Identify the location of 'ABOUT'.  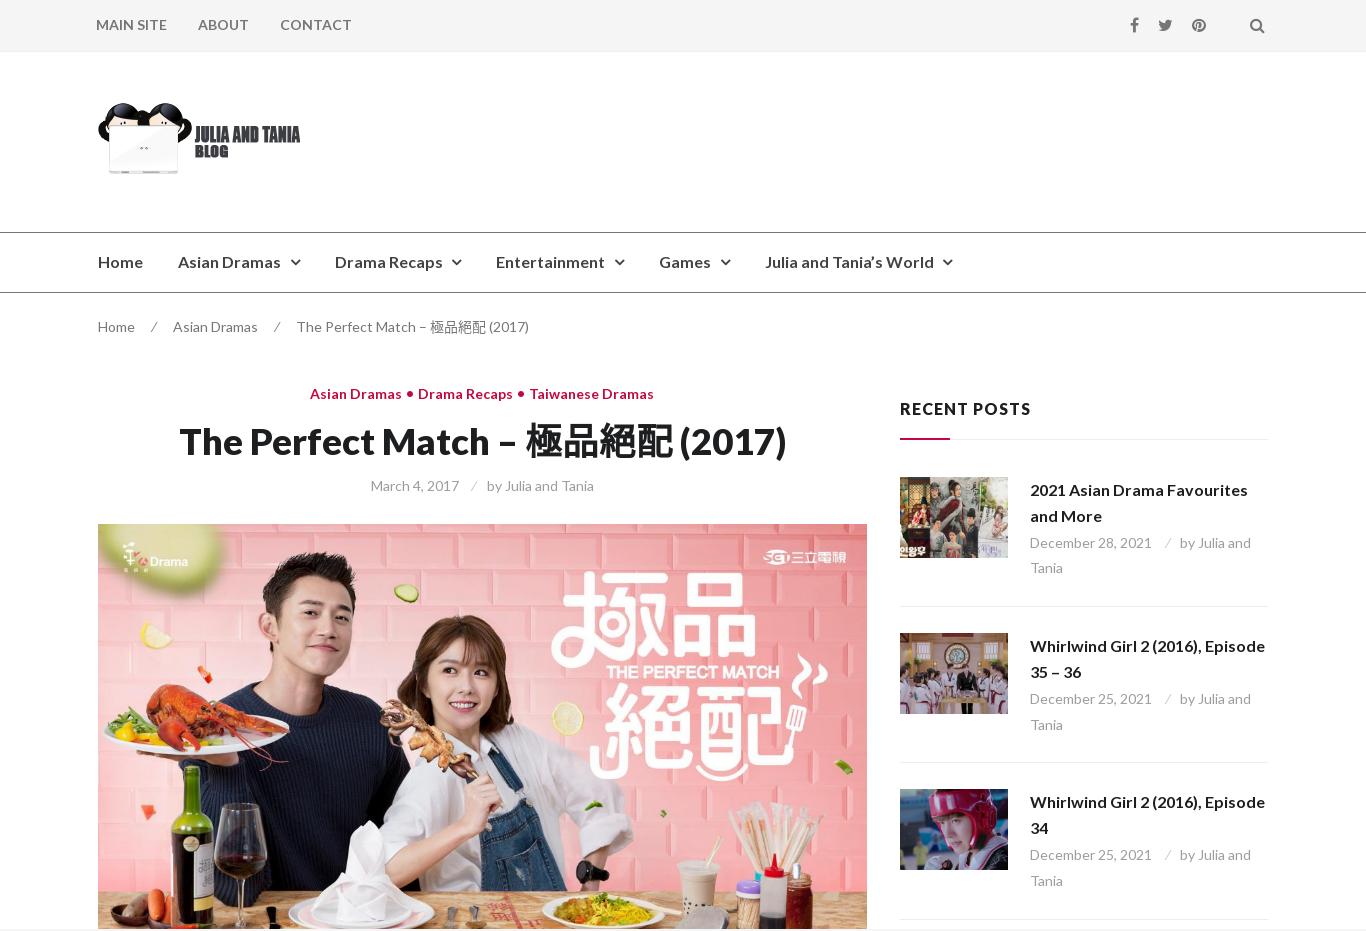
(222, 23).